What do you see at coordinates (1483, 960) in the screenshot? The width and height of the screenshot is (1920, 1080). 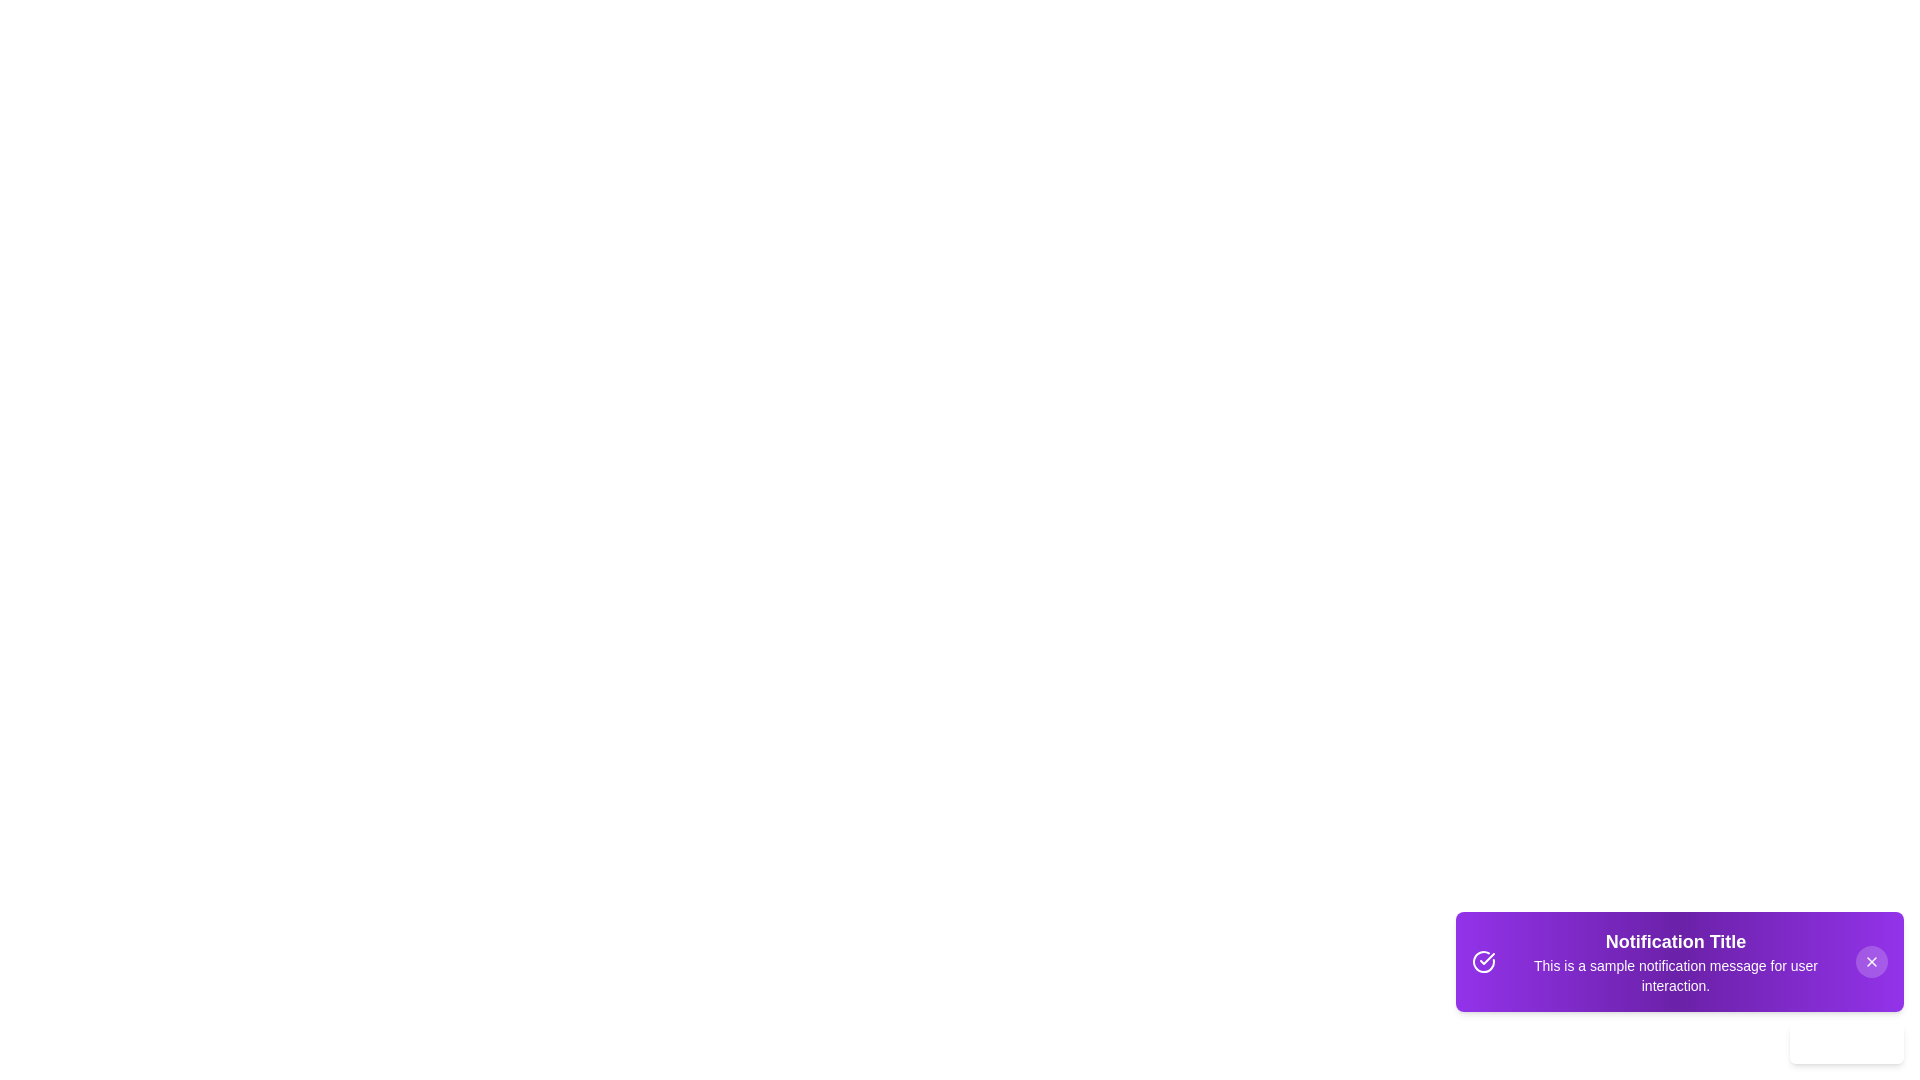 I see `the icon to the left of the text in the Snackbar` at bounding box center [1483, 960].